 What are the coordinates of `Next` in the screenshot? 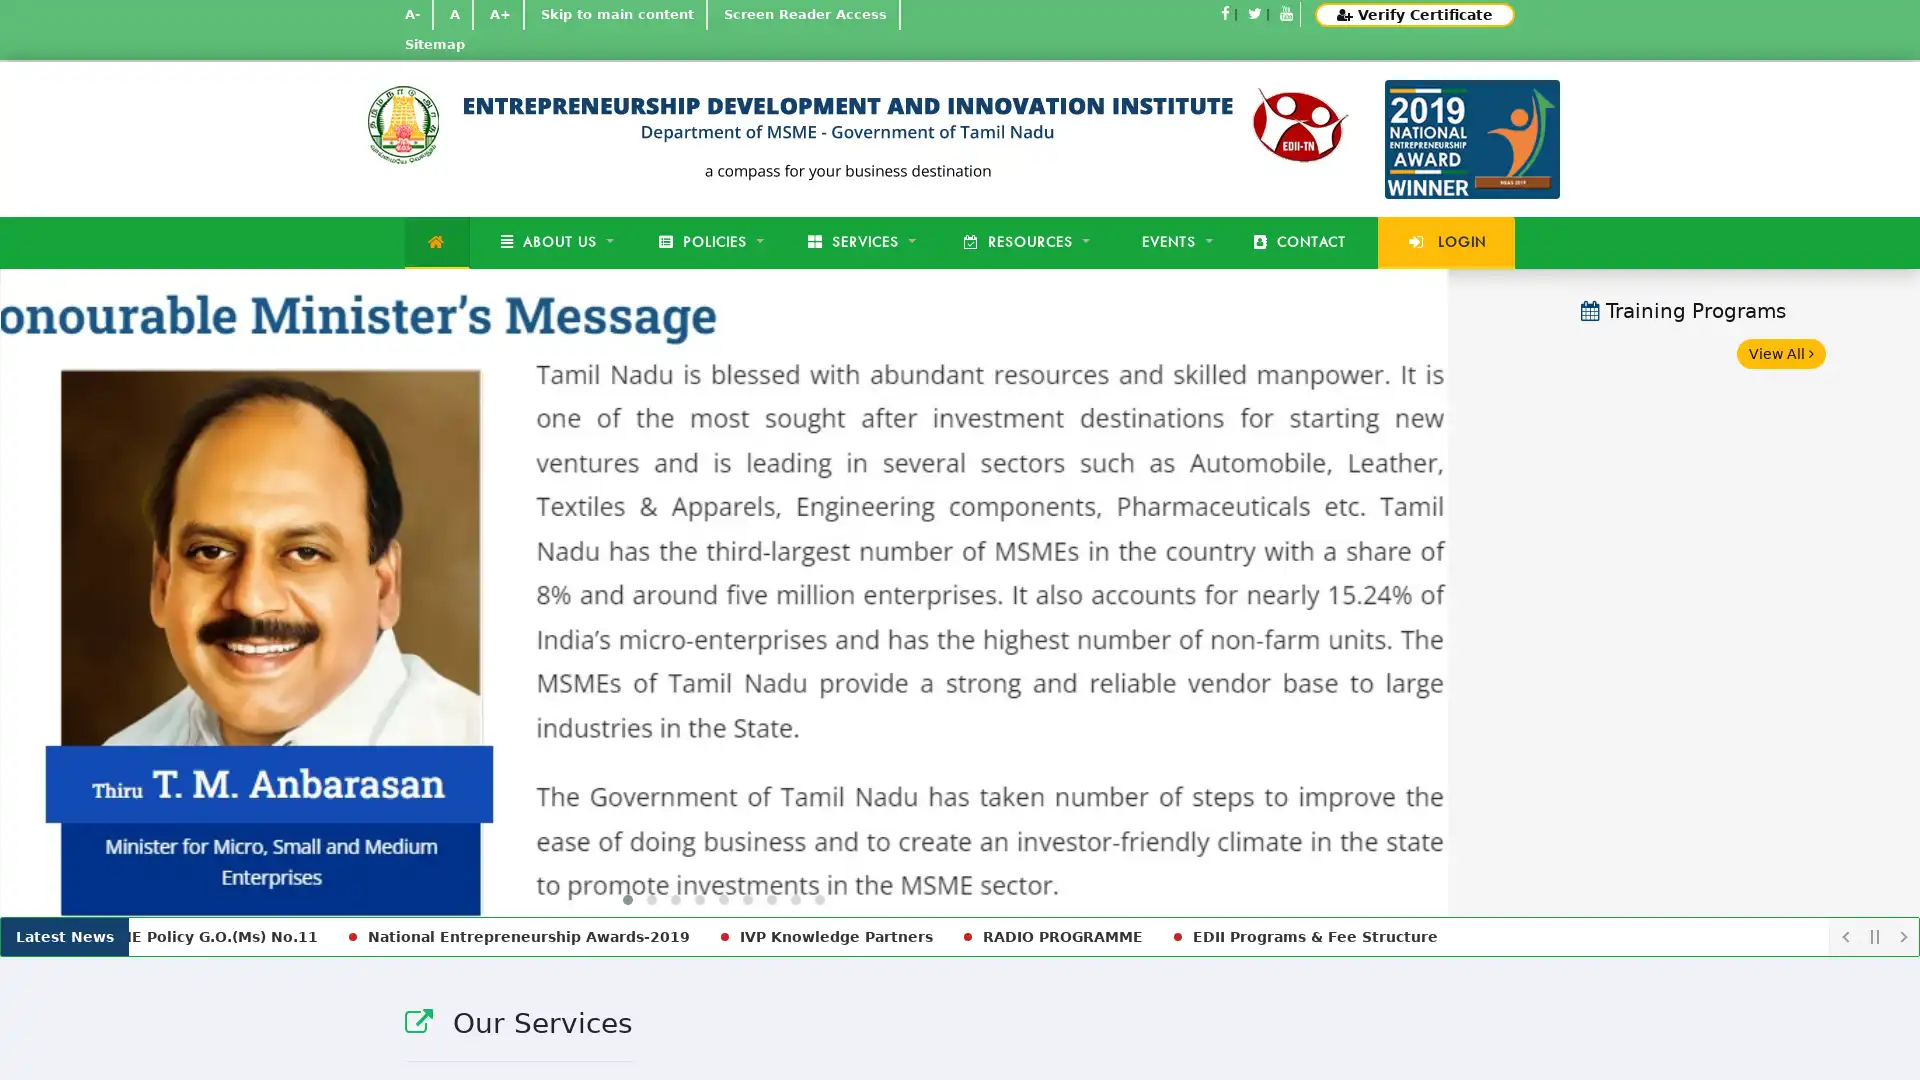 It's located at (1405, 571).